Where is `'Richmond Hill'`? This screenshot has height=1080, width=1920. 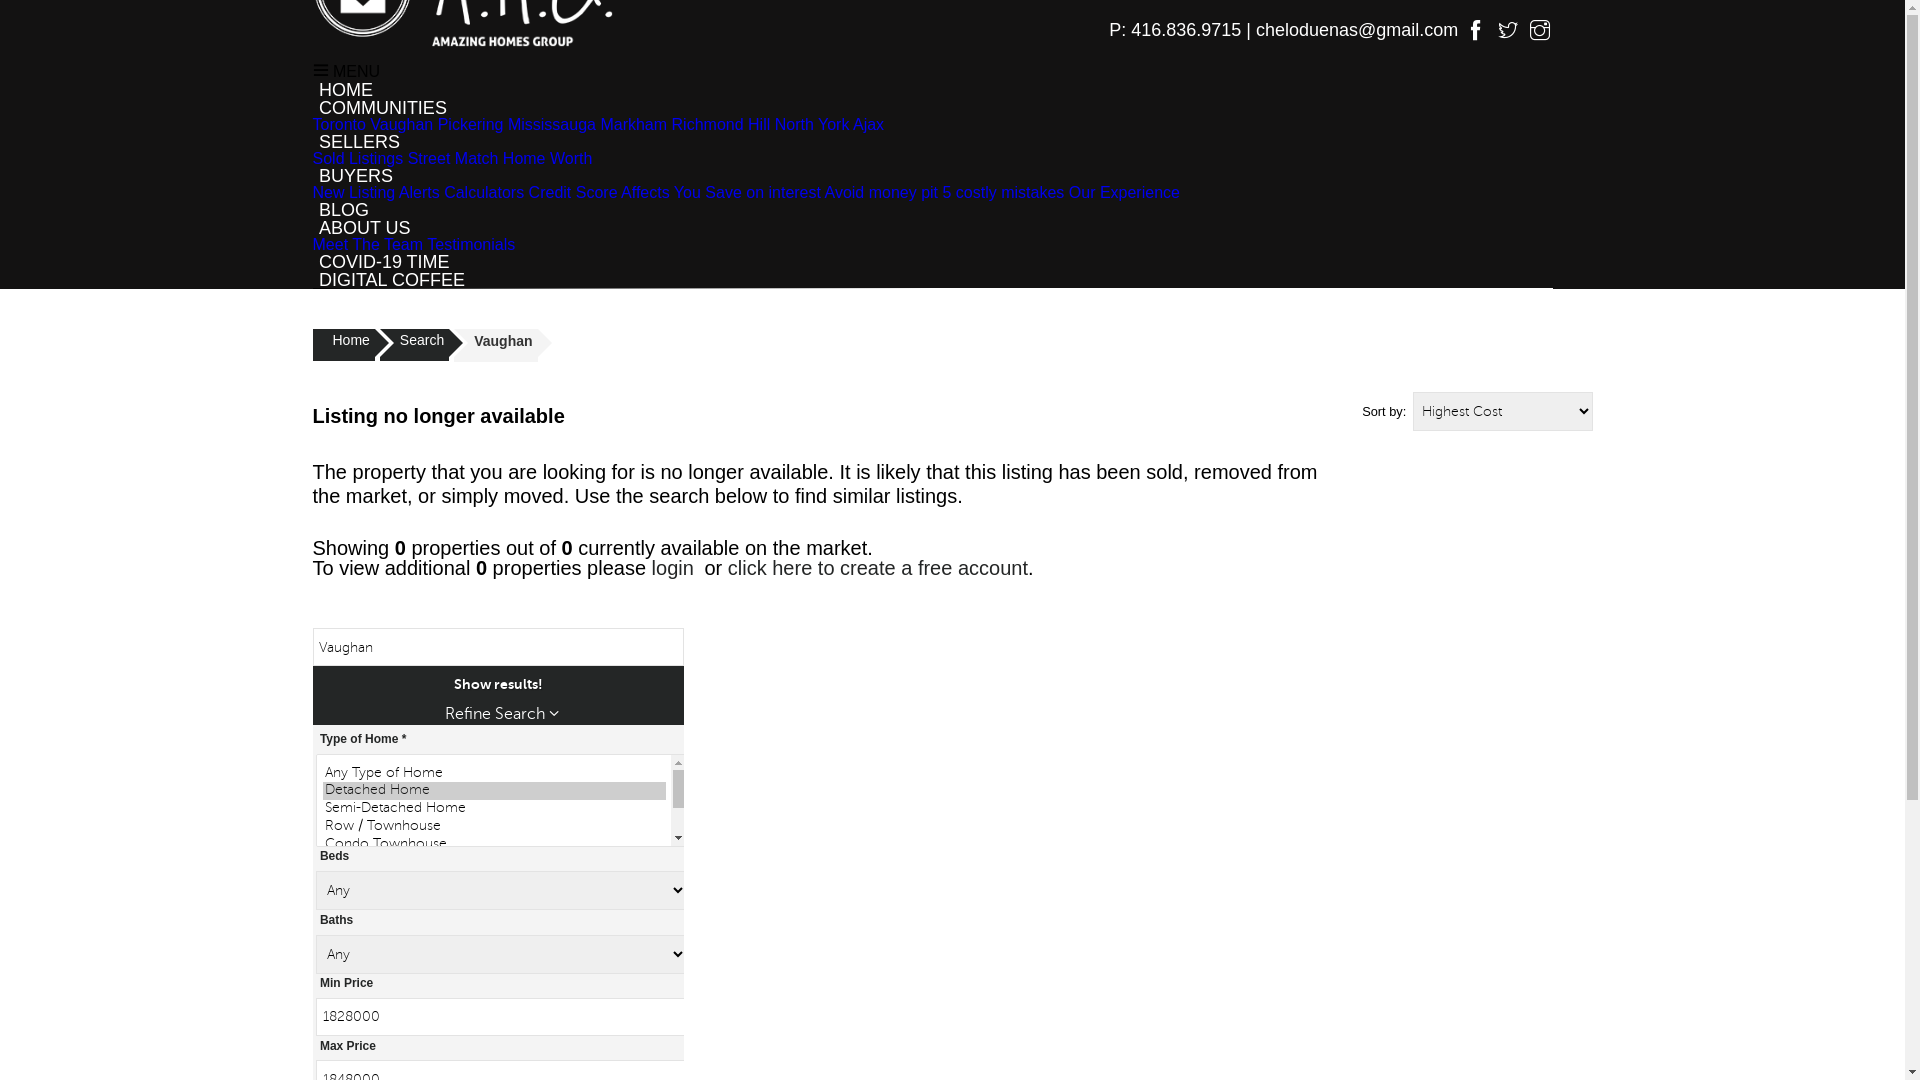
'Richmond Hill' is located at coordinates (720, 124).